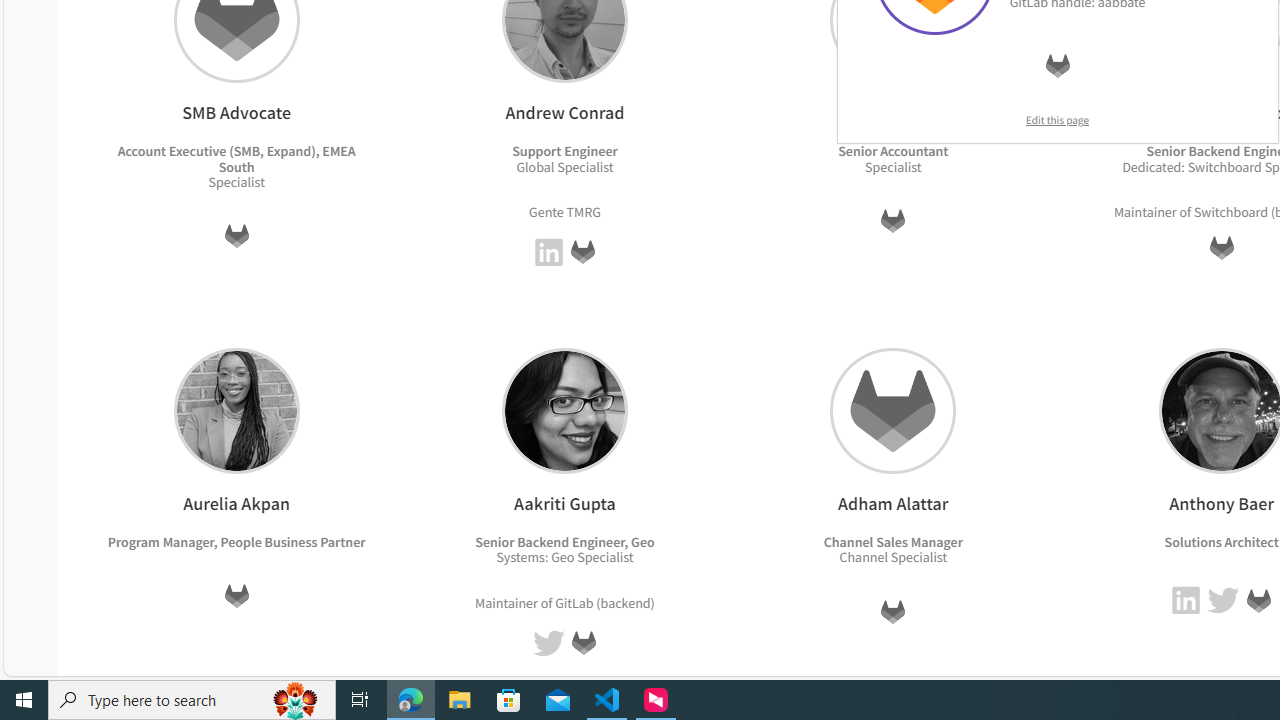  What do you see at coordinates (892, 409) in the screenshot?
I see `'Adham Alattar'` at bounding box center [892, 409].